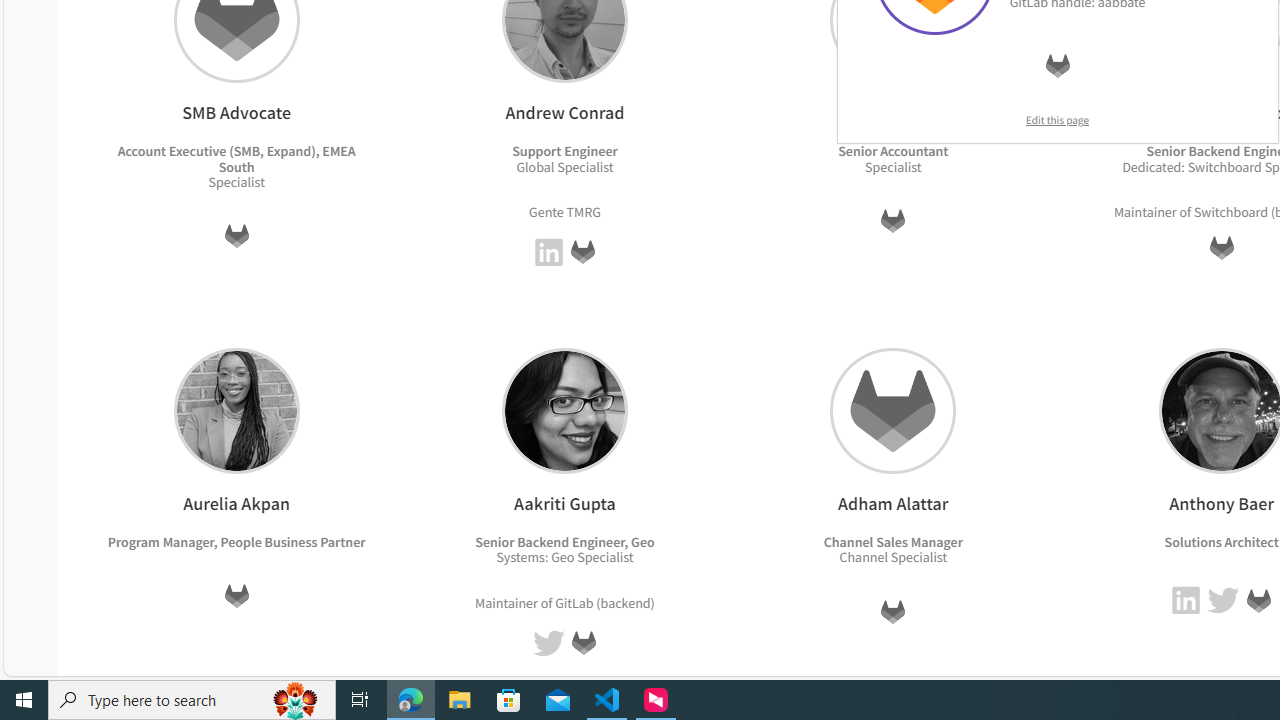  What do you see at coordinates (892, 409) in the screenshot?
I see `'Adham Alattar'` at bounding box center [892, 409].